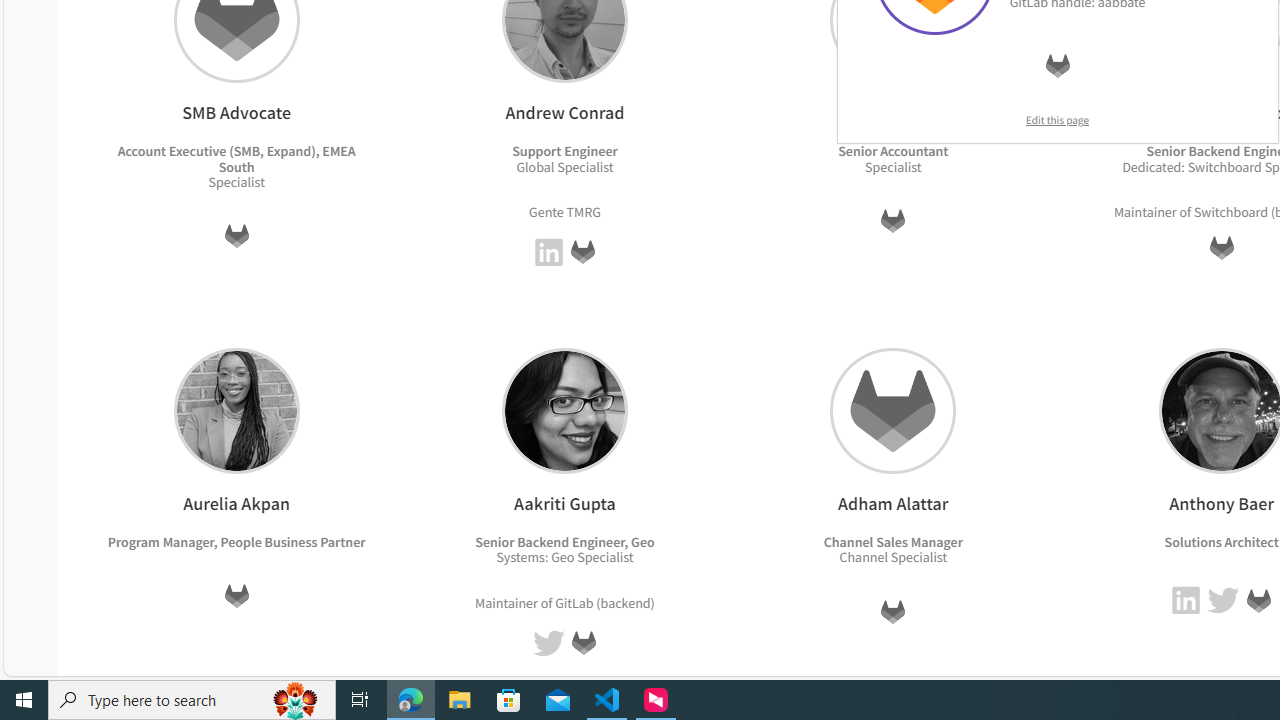  What do you see at coordinates (892, 409) in the screenshot?
I see `'Adham Alattar'` at bounding box center [892, 409].